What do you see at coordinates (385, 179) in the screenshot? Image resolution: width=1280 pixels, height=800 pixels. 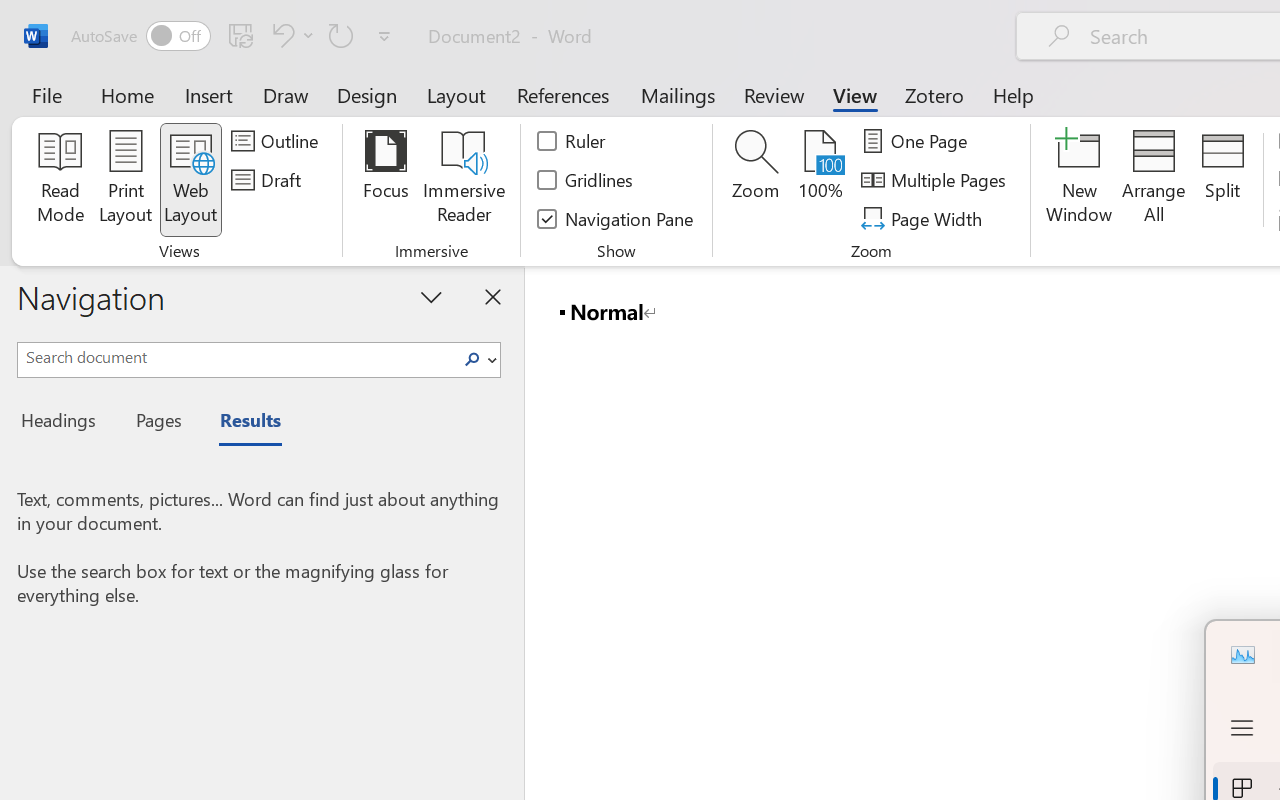 I see `'Focus'` at bounding box center [385, 179].